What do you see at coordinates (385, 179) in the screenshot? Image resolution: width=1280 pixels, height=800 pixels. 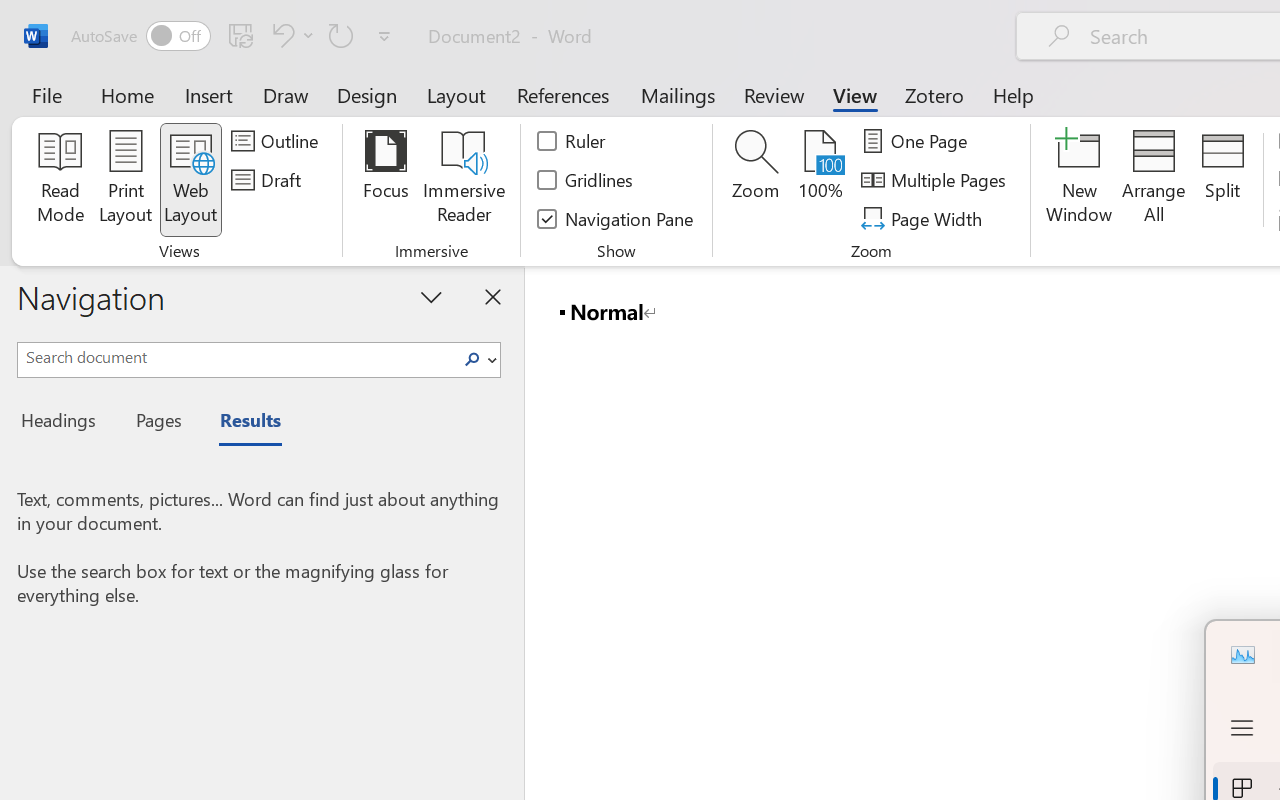 I see `'Focus'` at bounding box center [385, 179].